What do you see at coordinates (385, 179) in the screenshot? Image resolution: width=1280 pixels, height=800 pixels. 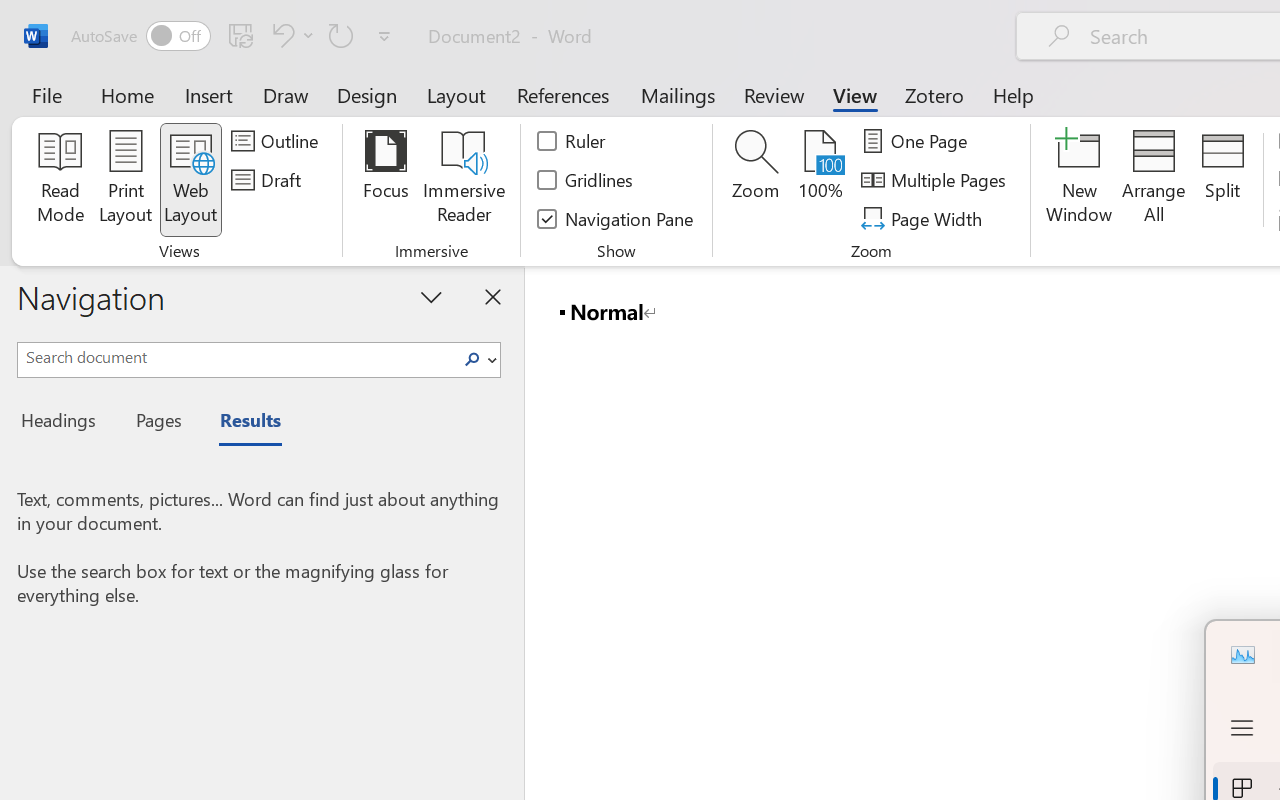 I see `'Focus'` at bounding box center [385, 179].